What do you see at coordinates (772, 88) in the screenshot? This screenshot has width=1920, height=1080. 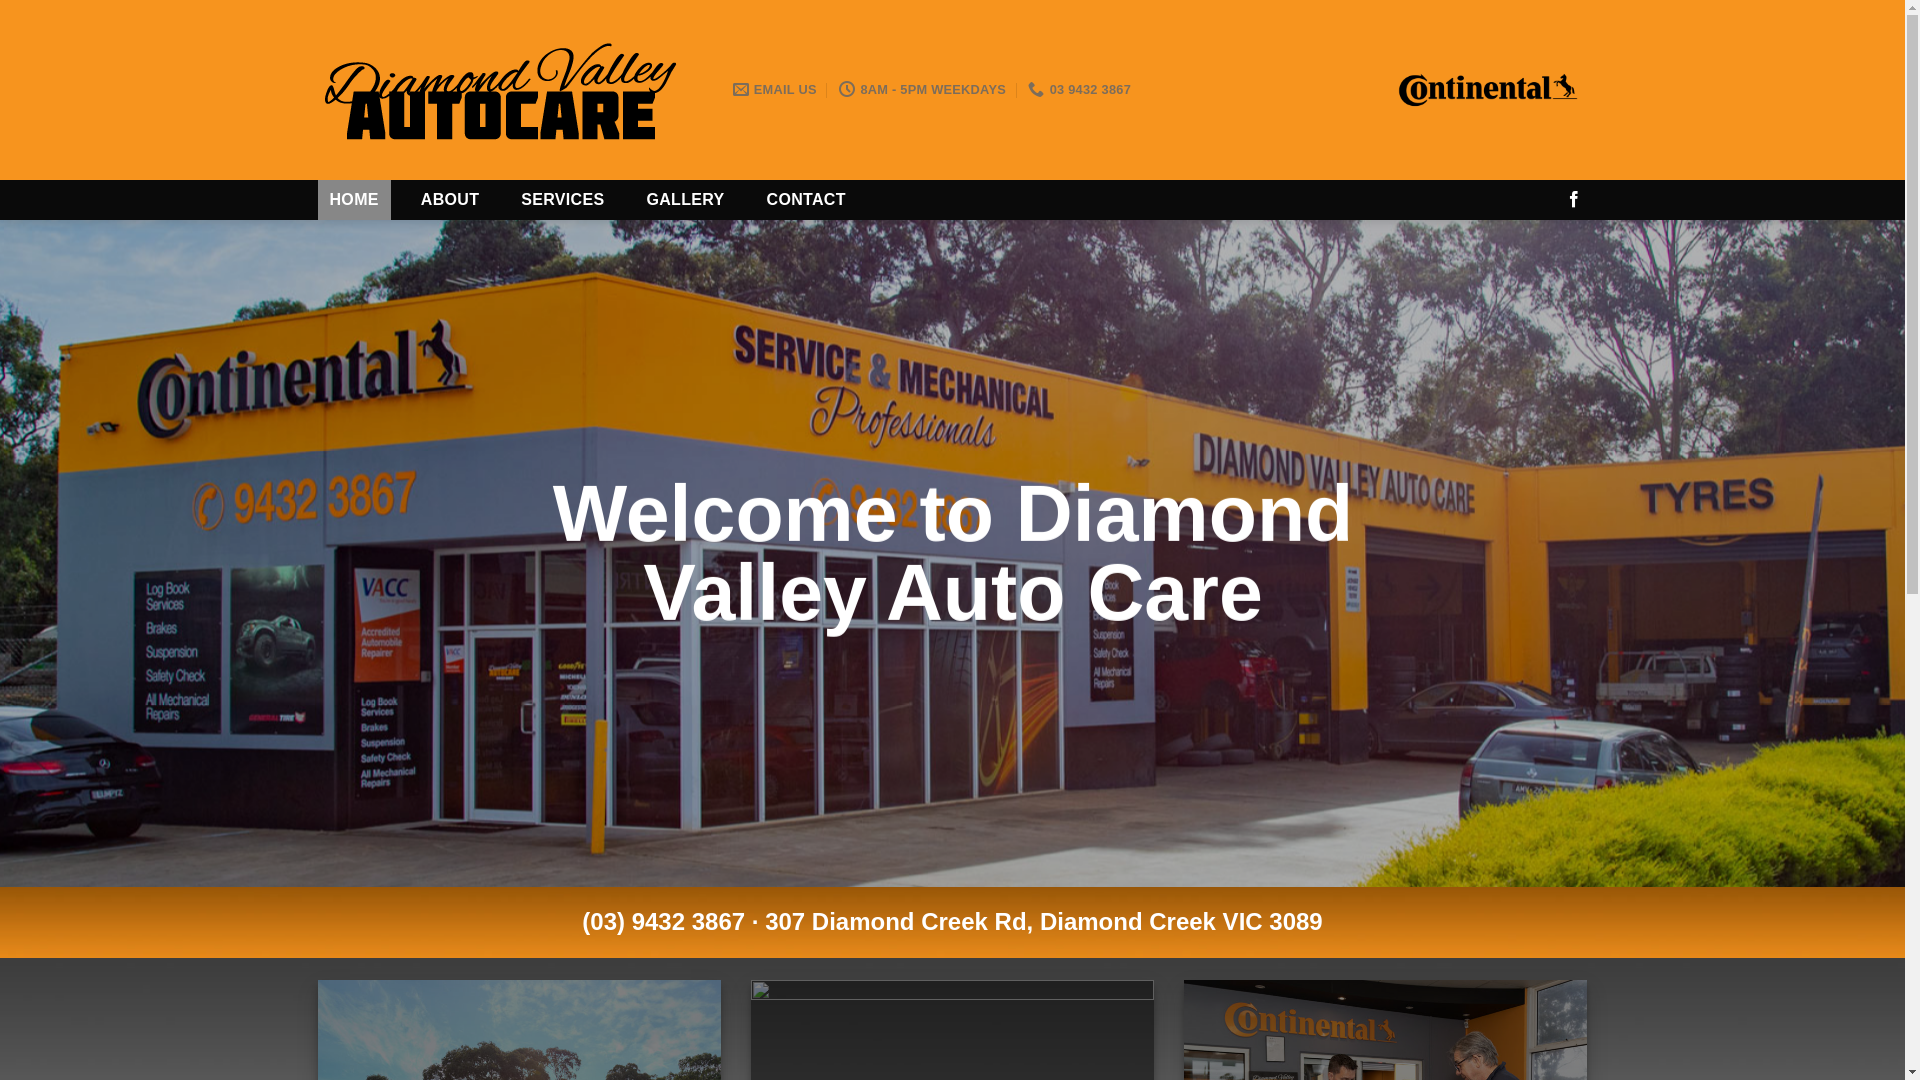 I see `'EMAIL US'` at bounding box center [772, 88].